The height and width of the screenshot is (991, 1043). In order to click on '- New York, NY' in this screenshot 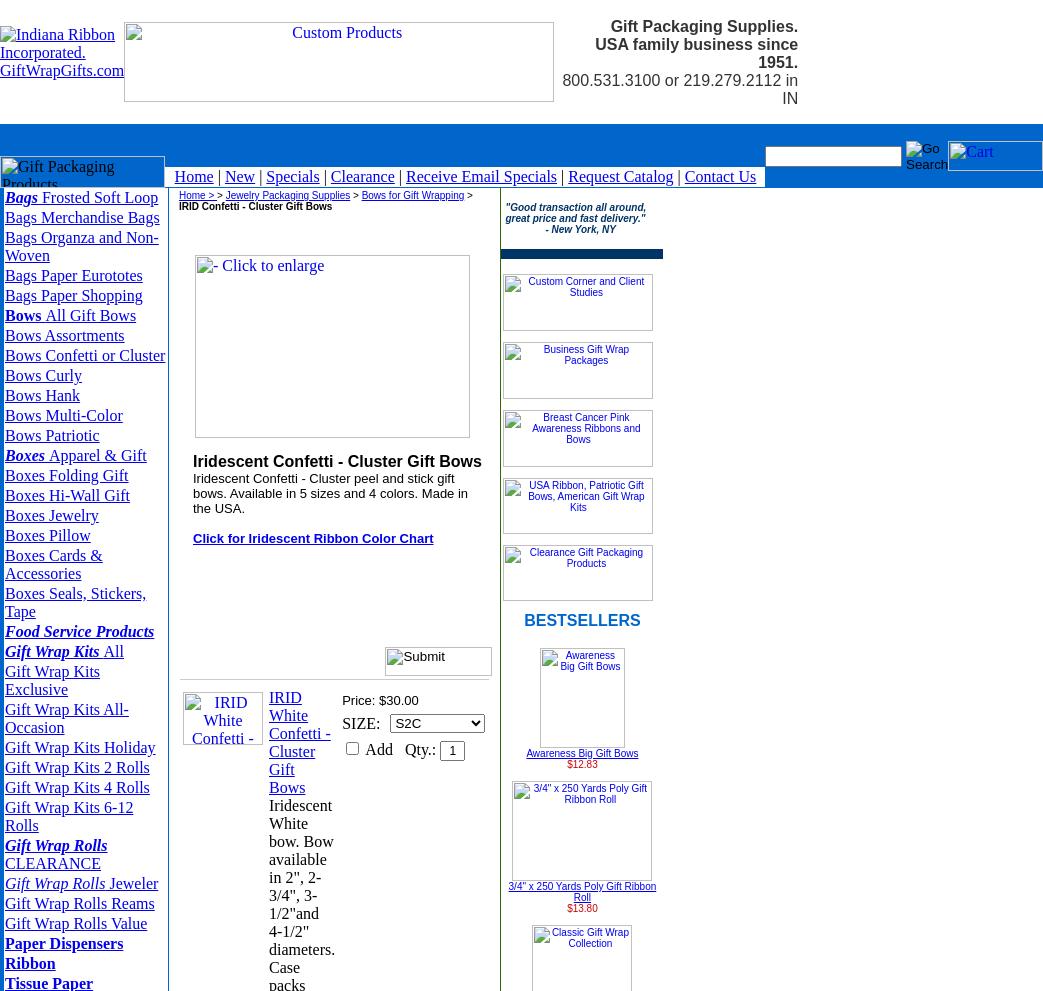, I will do `click(580, 229)`.